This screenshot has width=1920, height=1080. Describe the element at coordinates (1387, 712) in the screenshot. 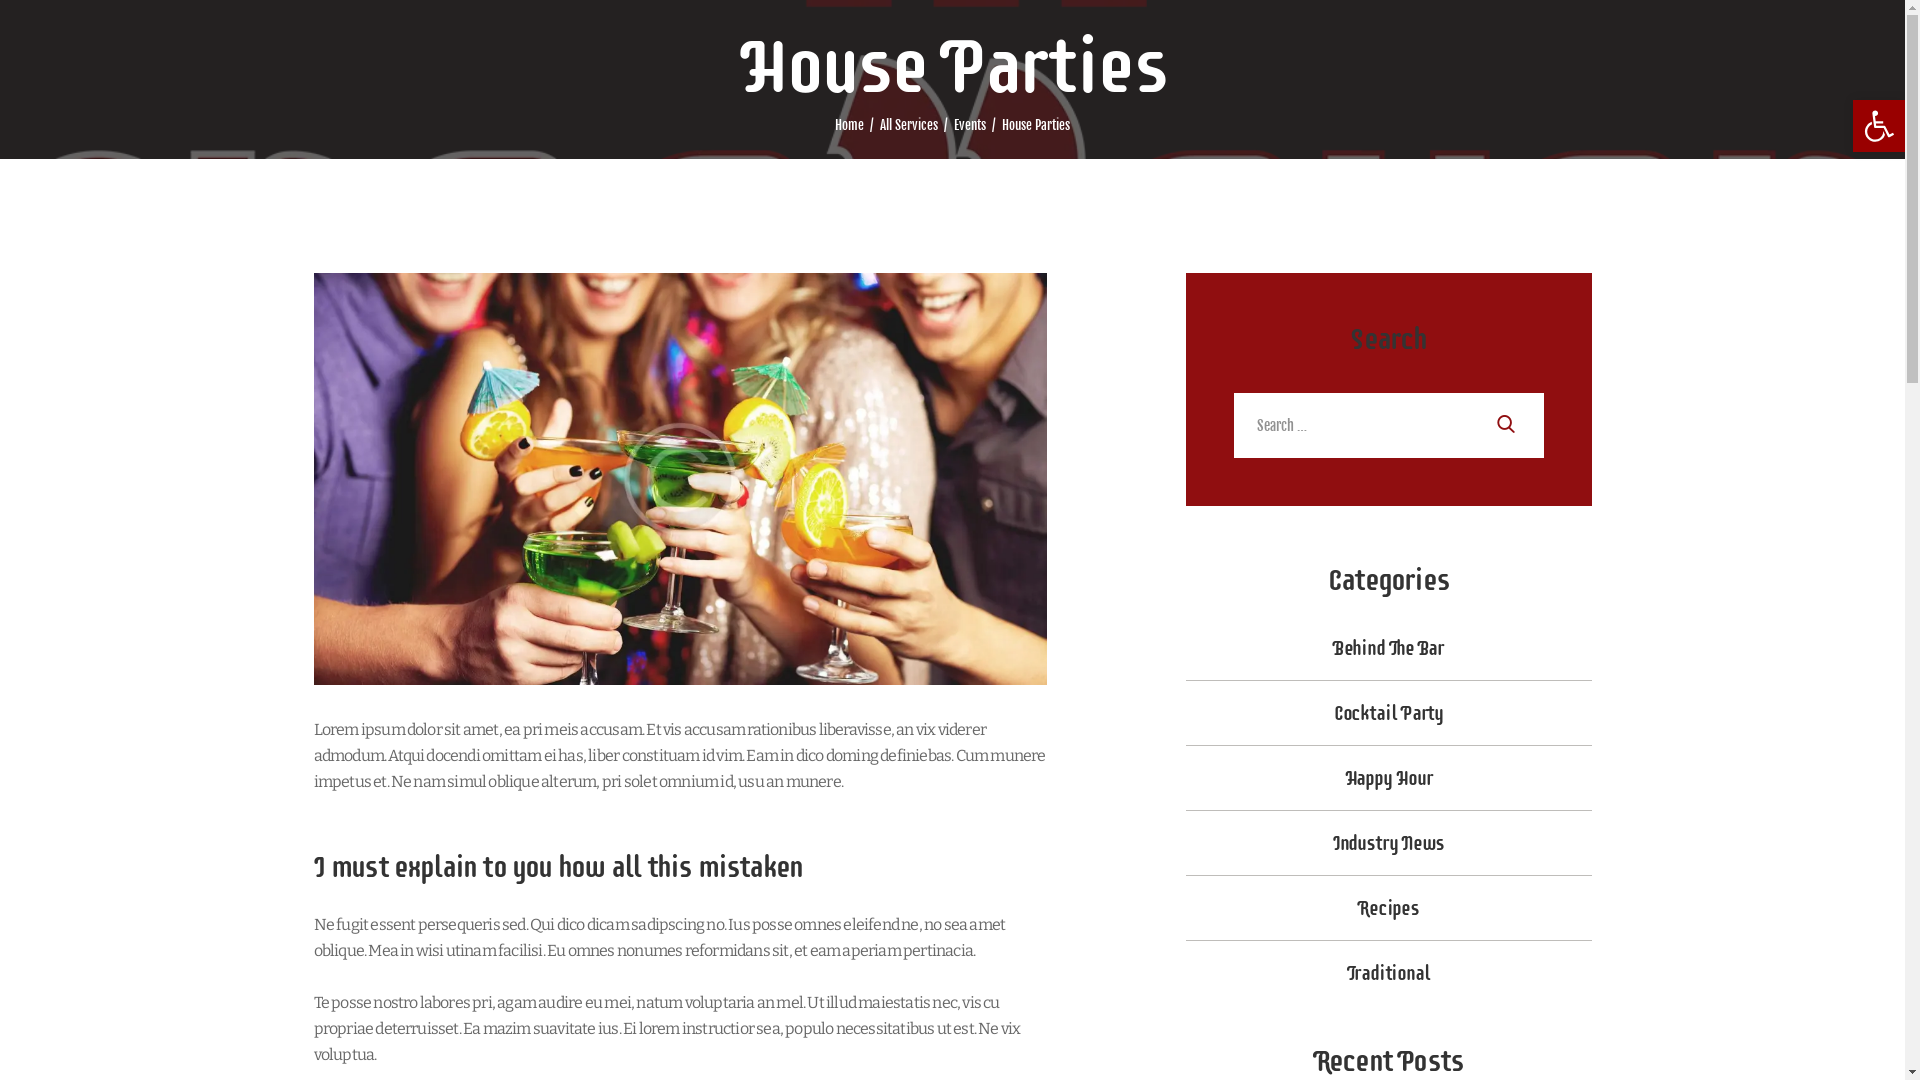

I see `'Cocktail Party'` at that location.